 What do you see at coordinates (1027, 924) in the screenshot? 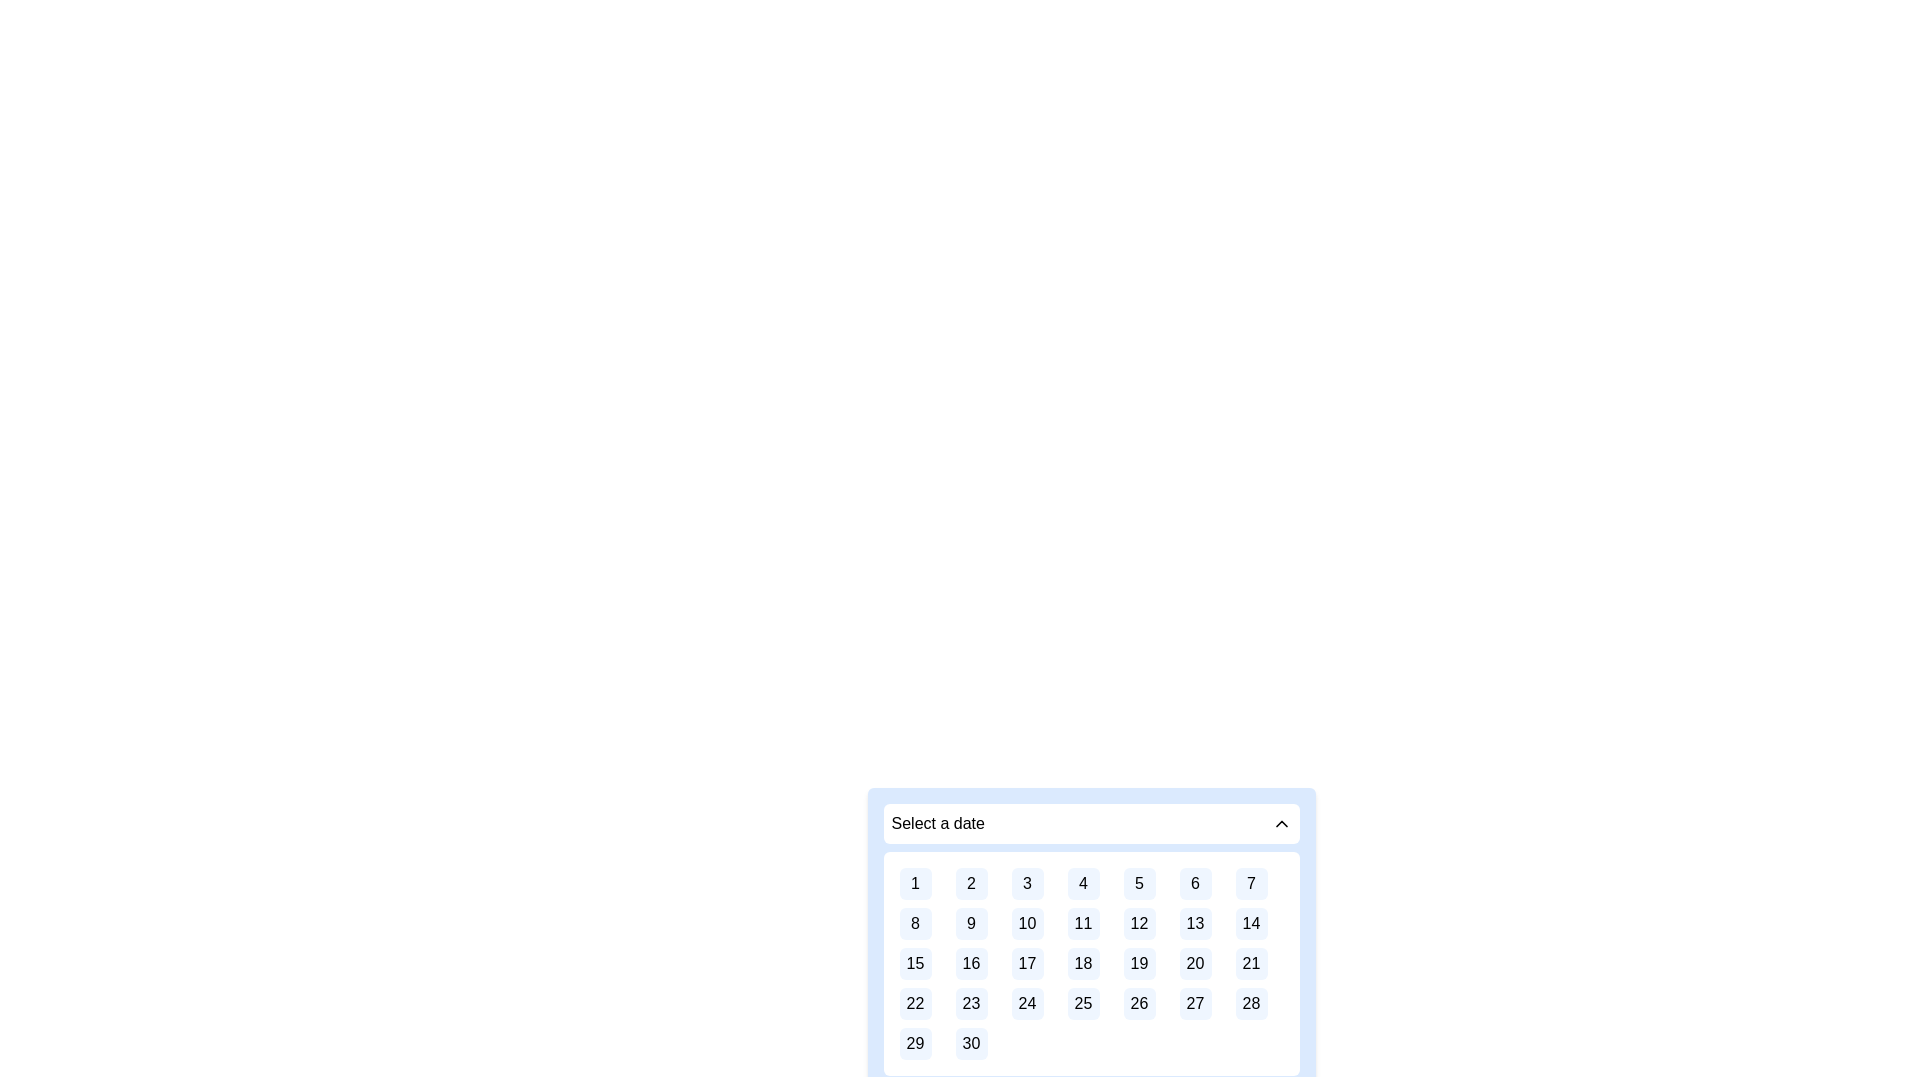
I see `the button representing the selectable day (the 10th) in the calendar interface` at bounding box center [1027, 924].